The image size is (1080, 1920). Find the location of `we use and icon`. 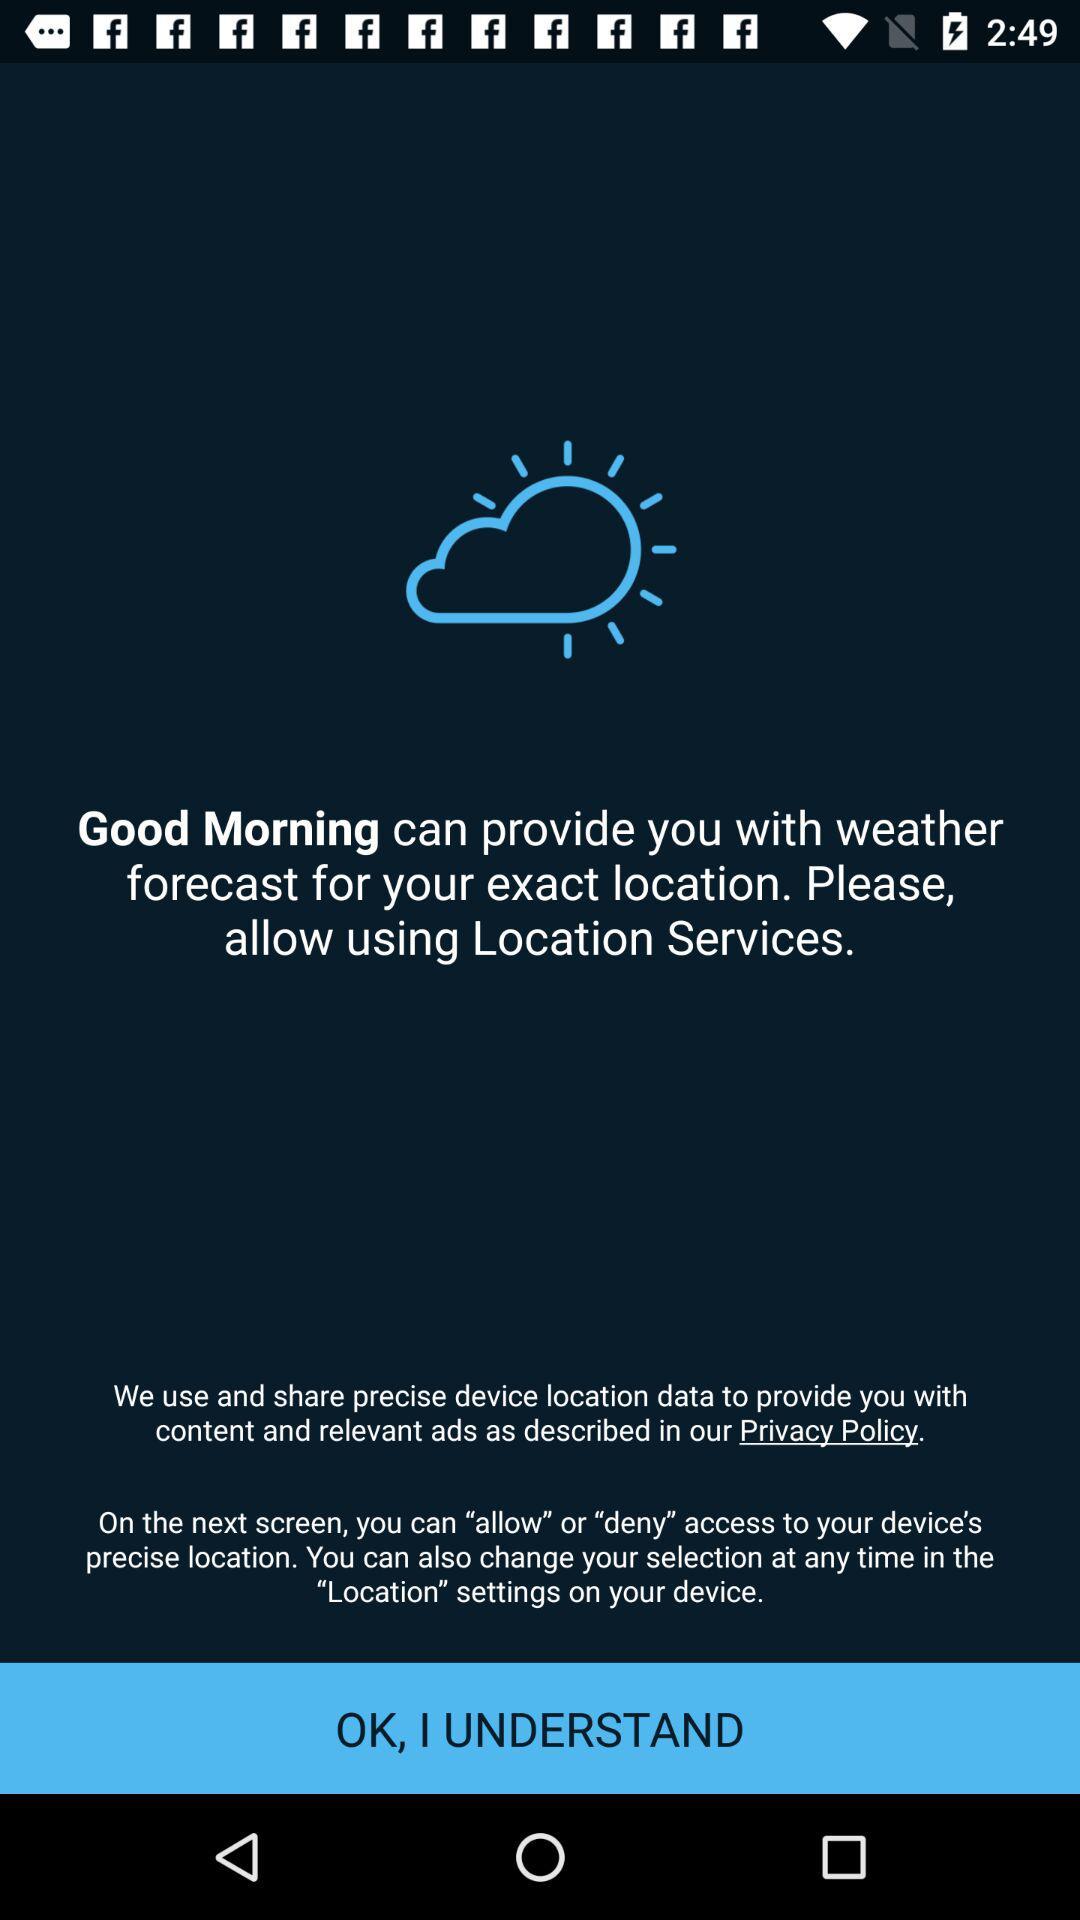

we use and icon is located at coordinates (540, 1410).